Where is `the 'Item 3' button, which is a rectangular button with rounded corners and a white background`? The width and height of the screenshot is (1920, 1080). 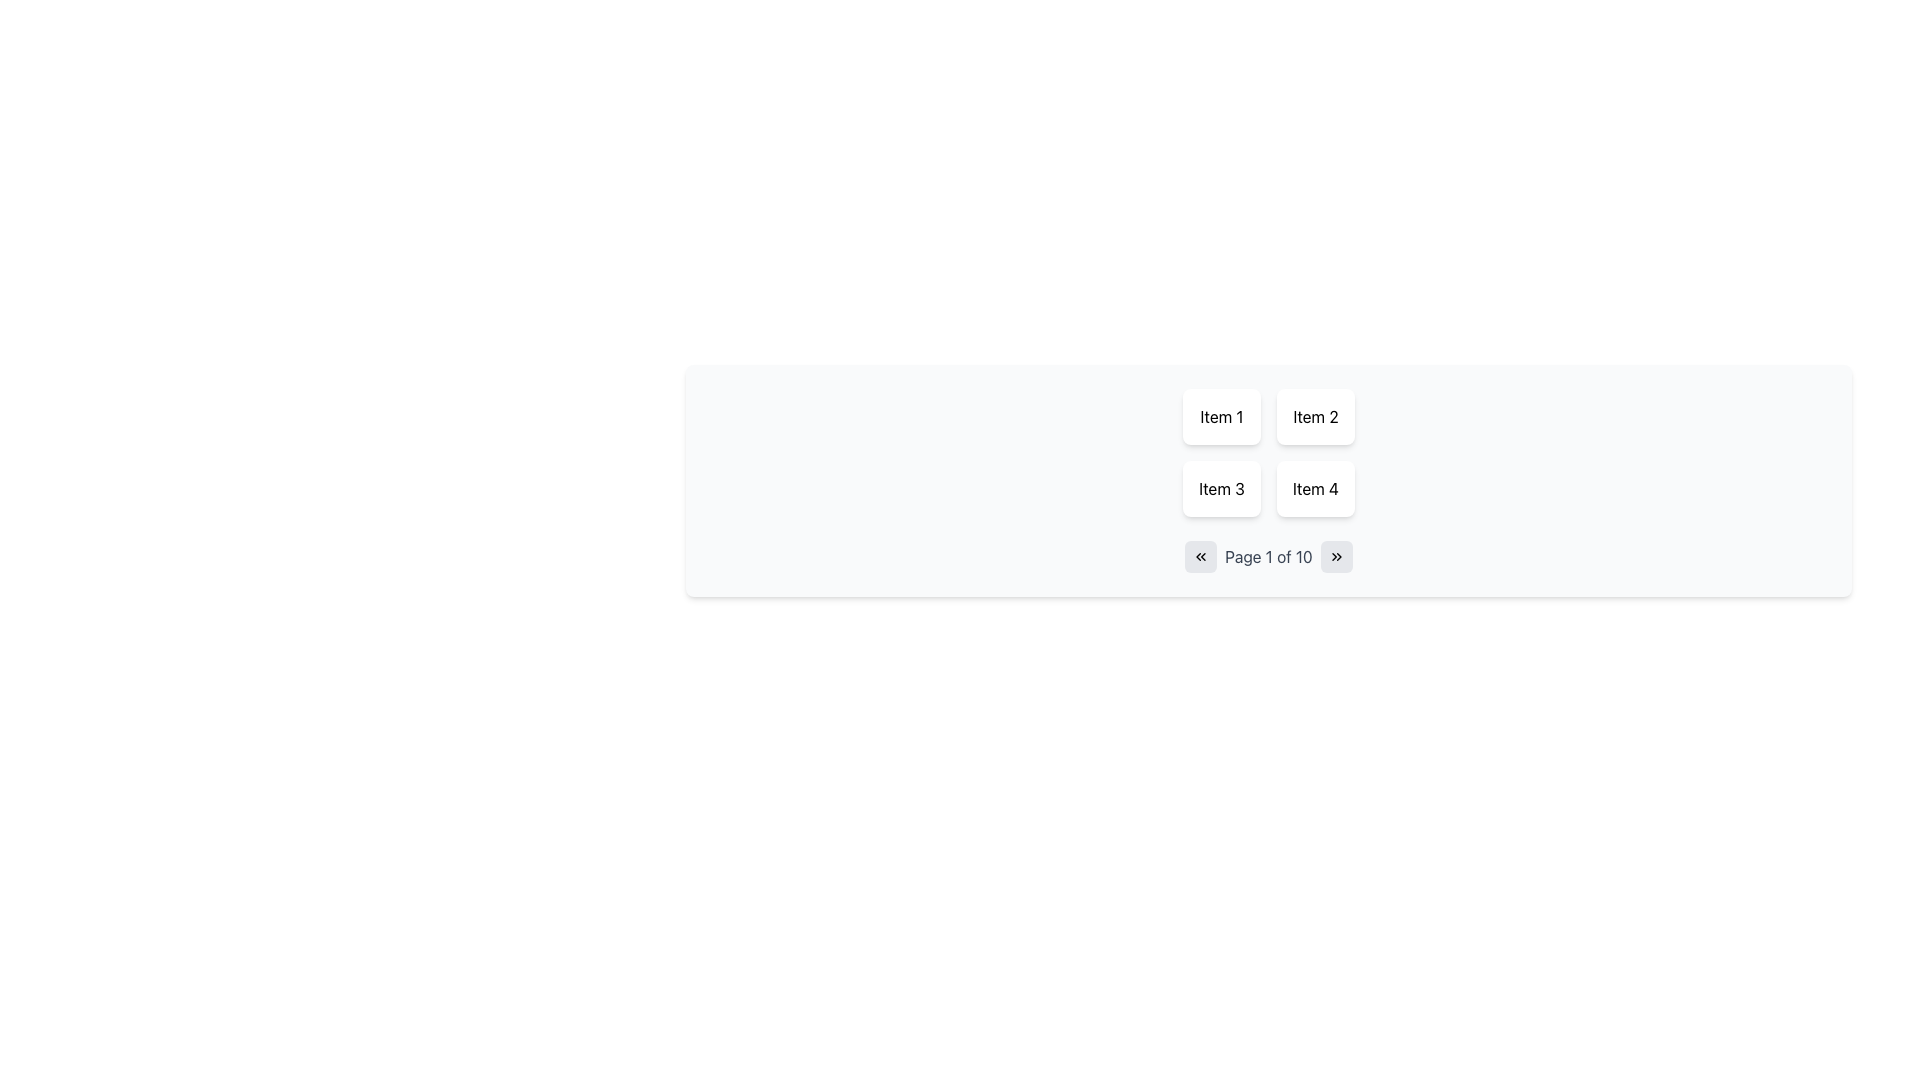 the 'Item 3' button, which is a rectangular button with rounded corners and a white background is located at coordinates (1221, 489).